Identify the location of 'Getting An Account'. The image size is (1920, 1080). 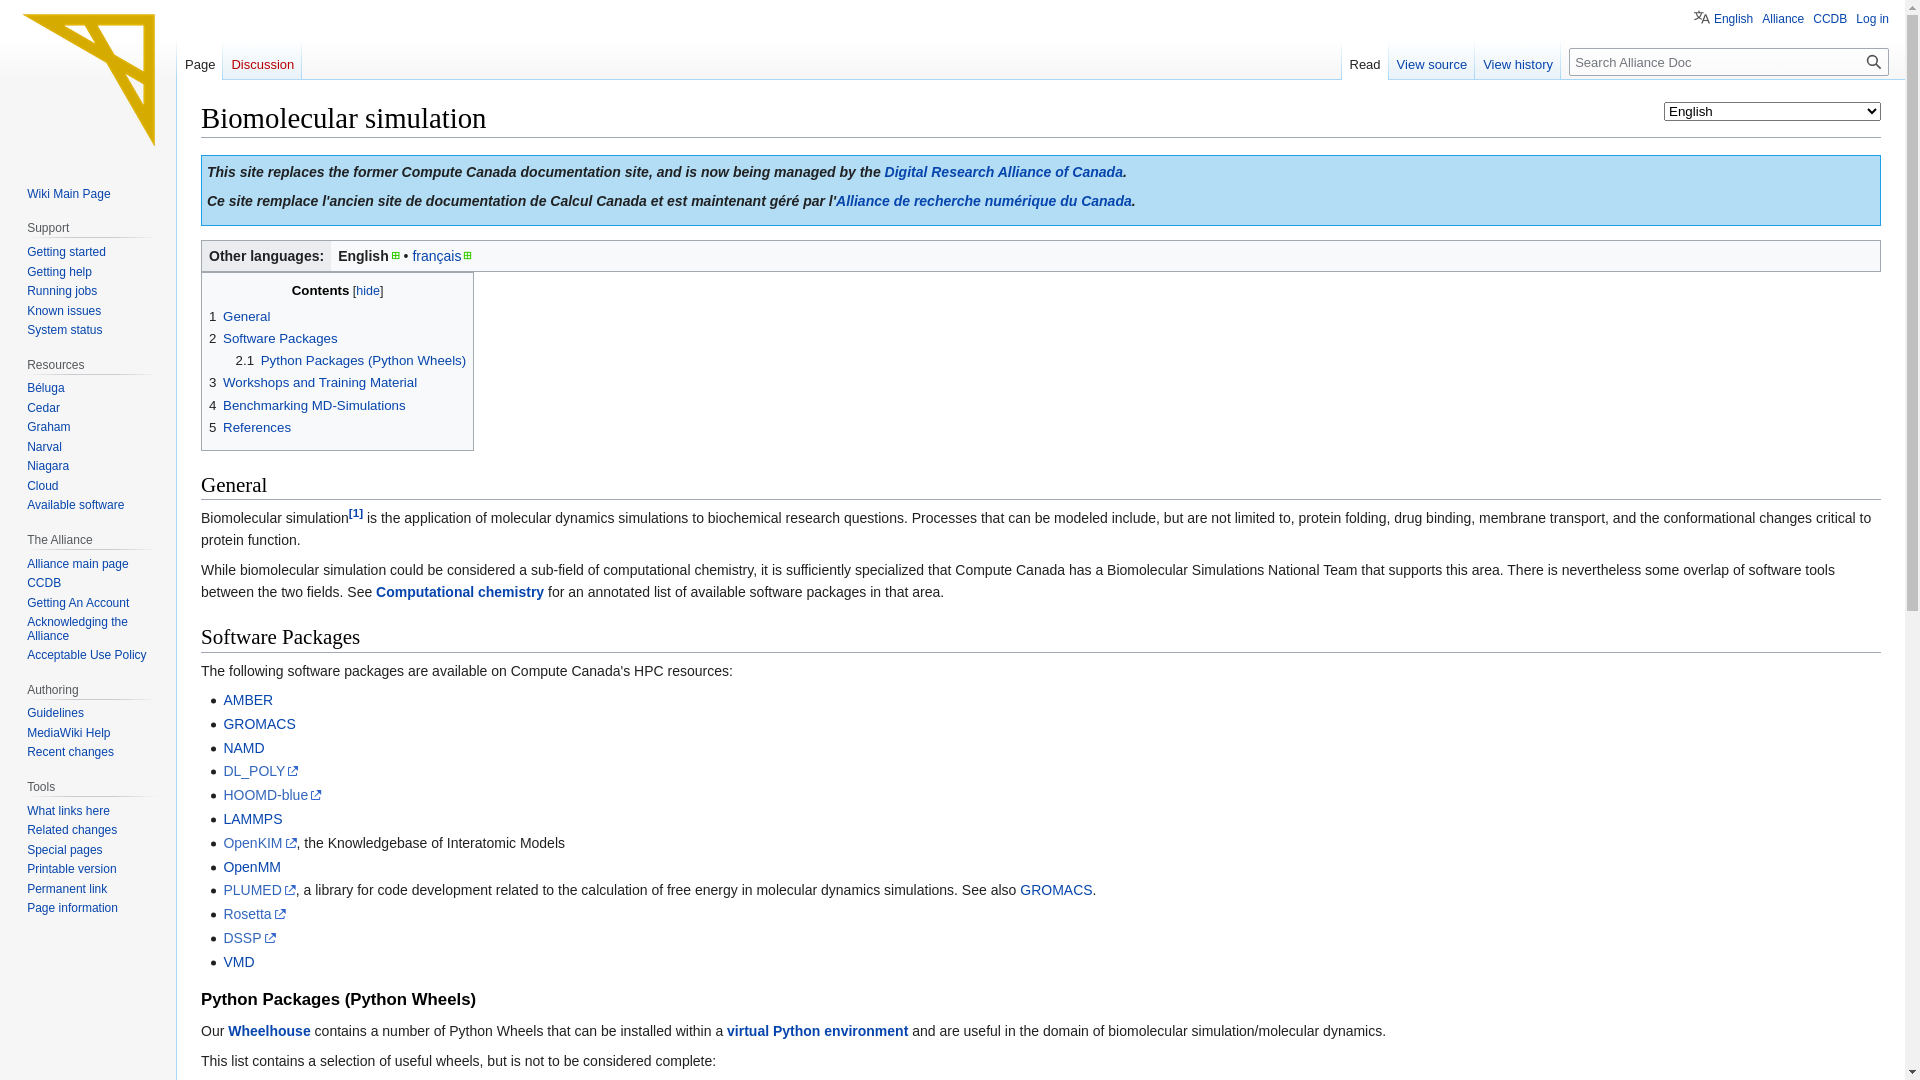
(77, 601).